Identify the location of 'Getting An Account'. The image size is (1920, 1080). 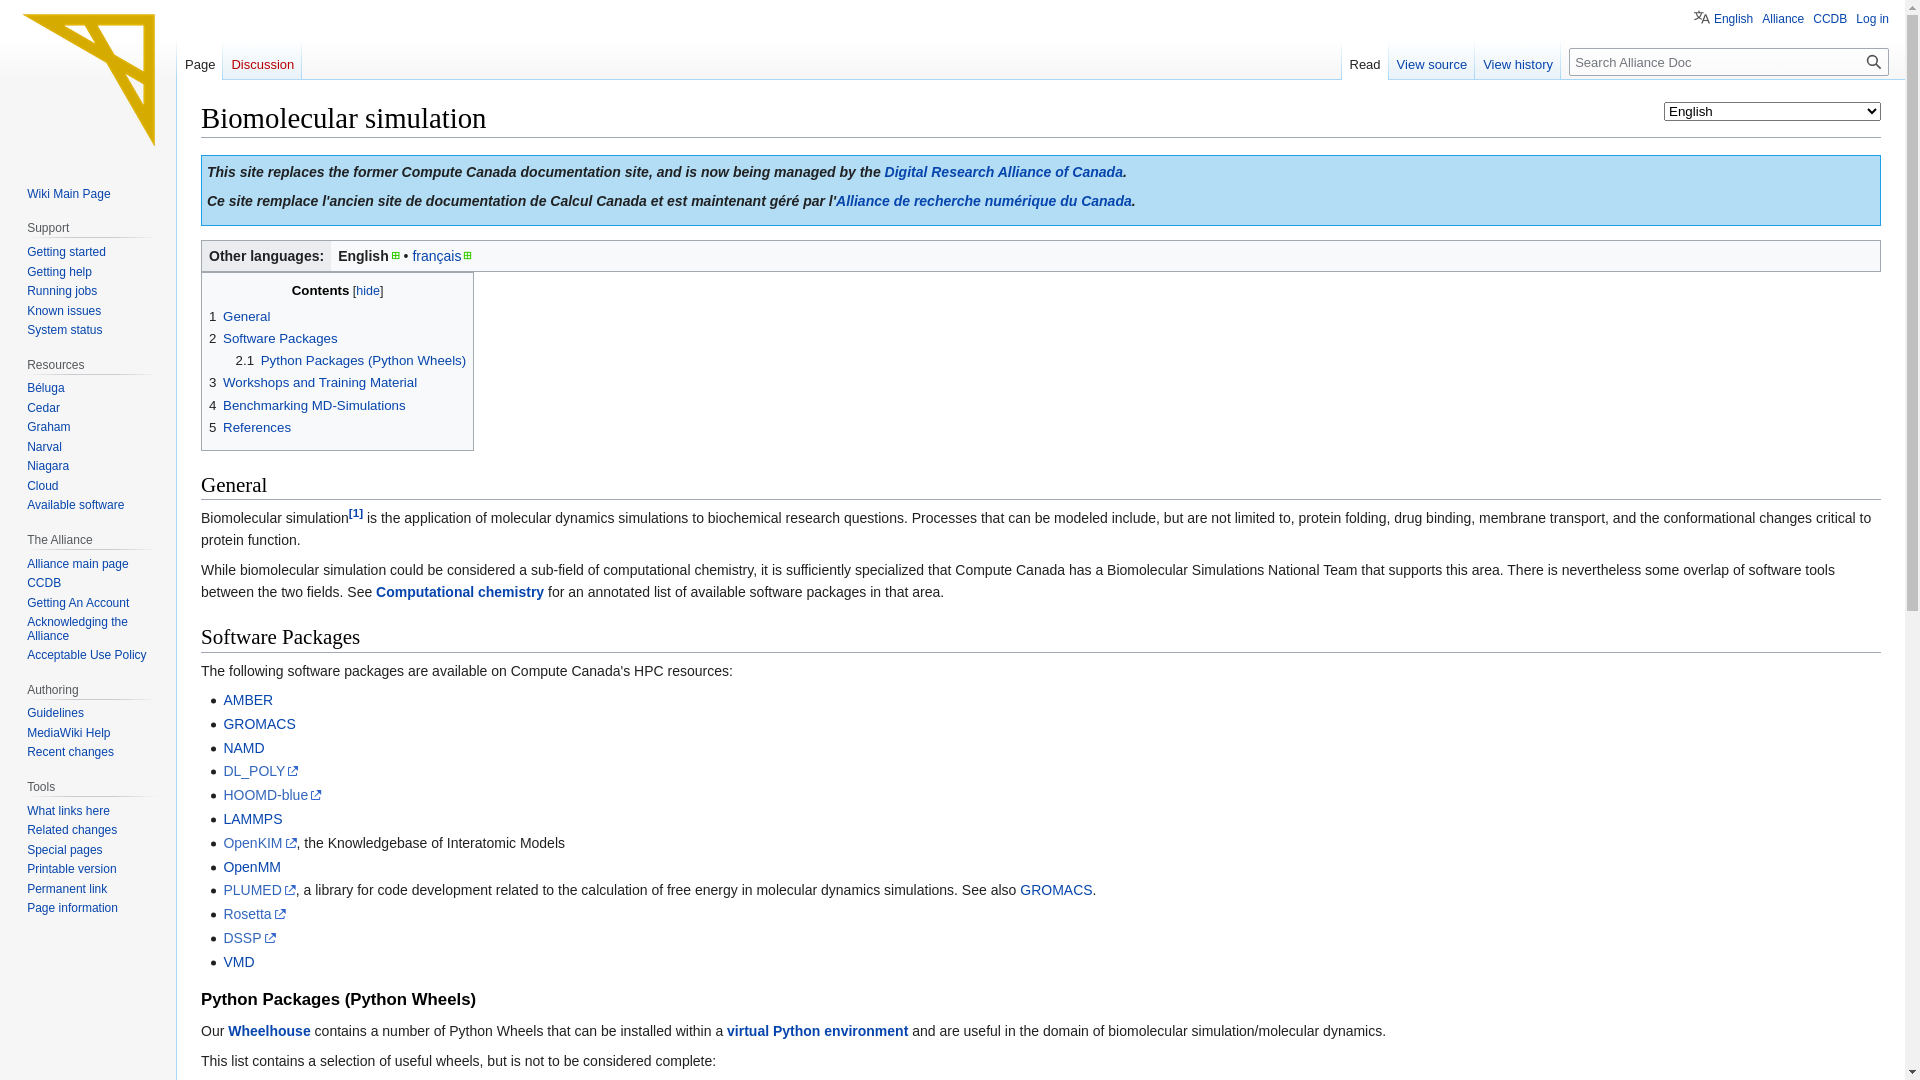
(77, 601).